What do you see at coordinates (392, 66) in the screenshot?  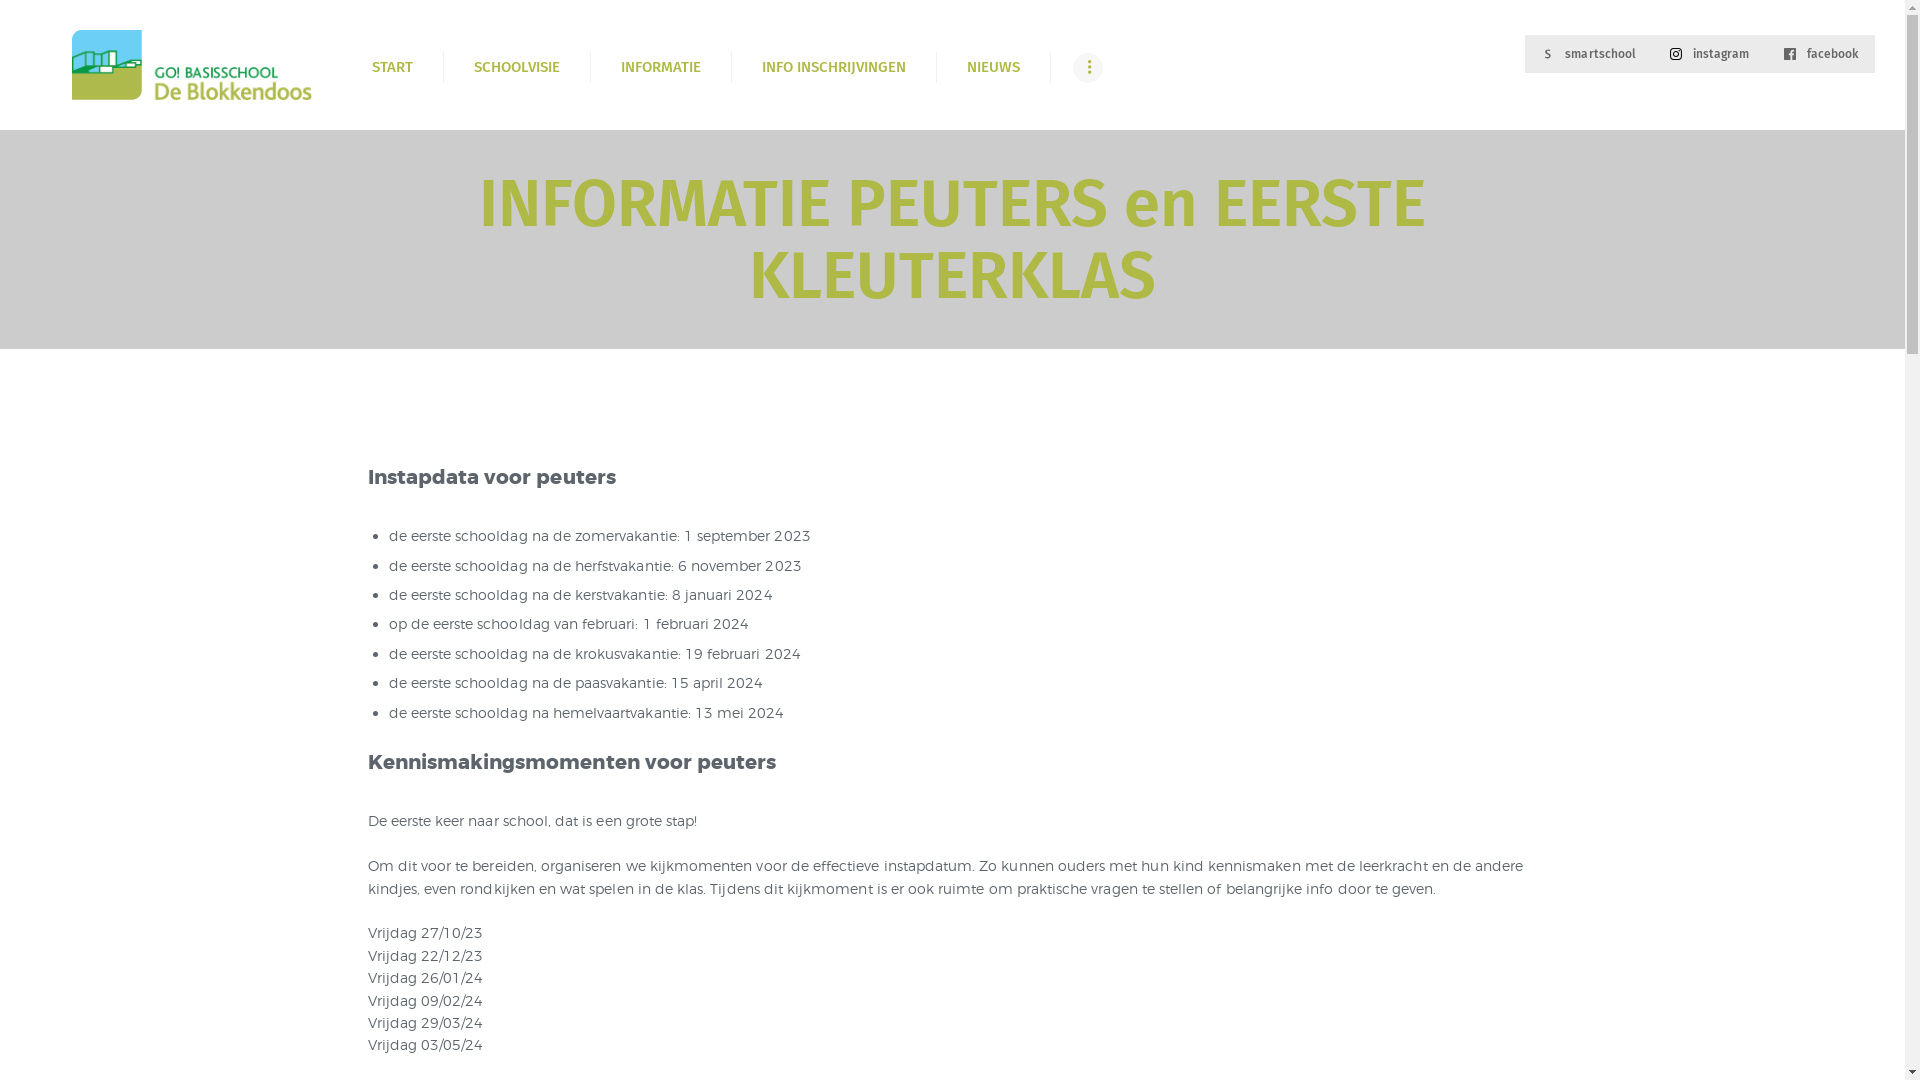 I see `'START'` at bounding box center [392, 66].